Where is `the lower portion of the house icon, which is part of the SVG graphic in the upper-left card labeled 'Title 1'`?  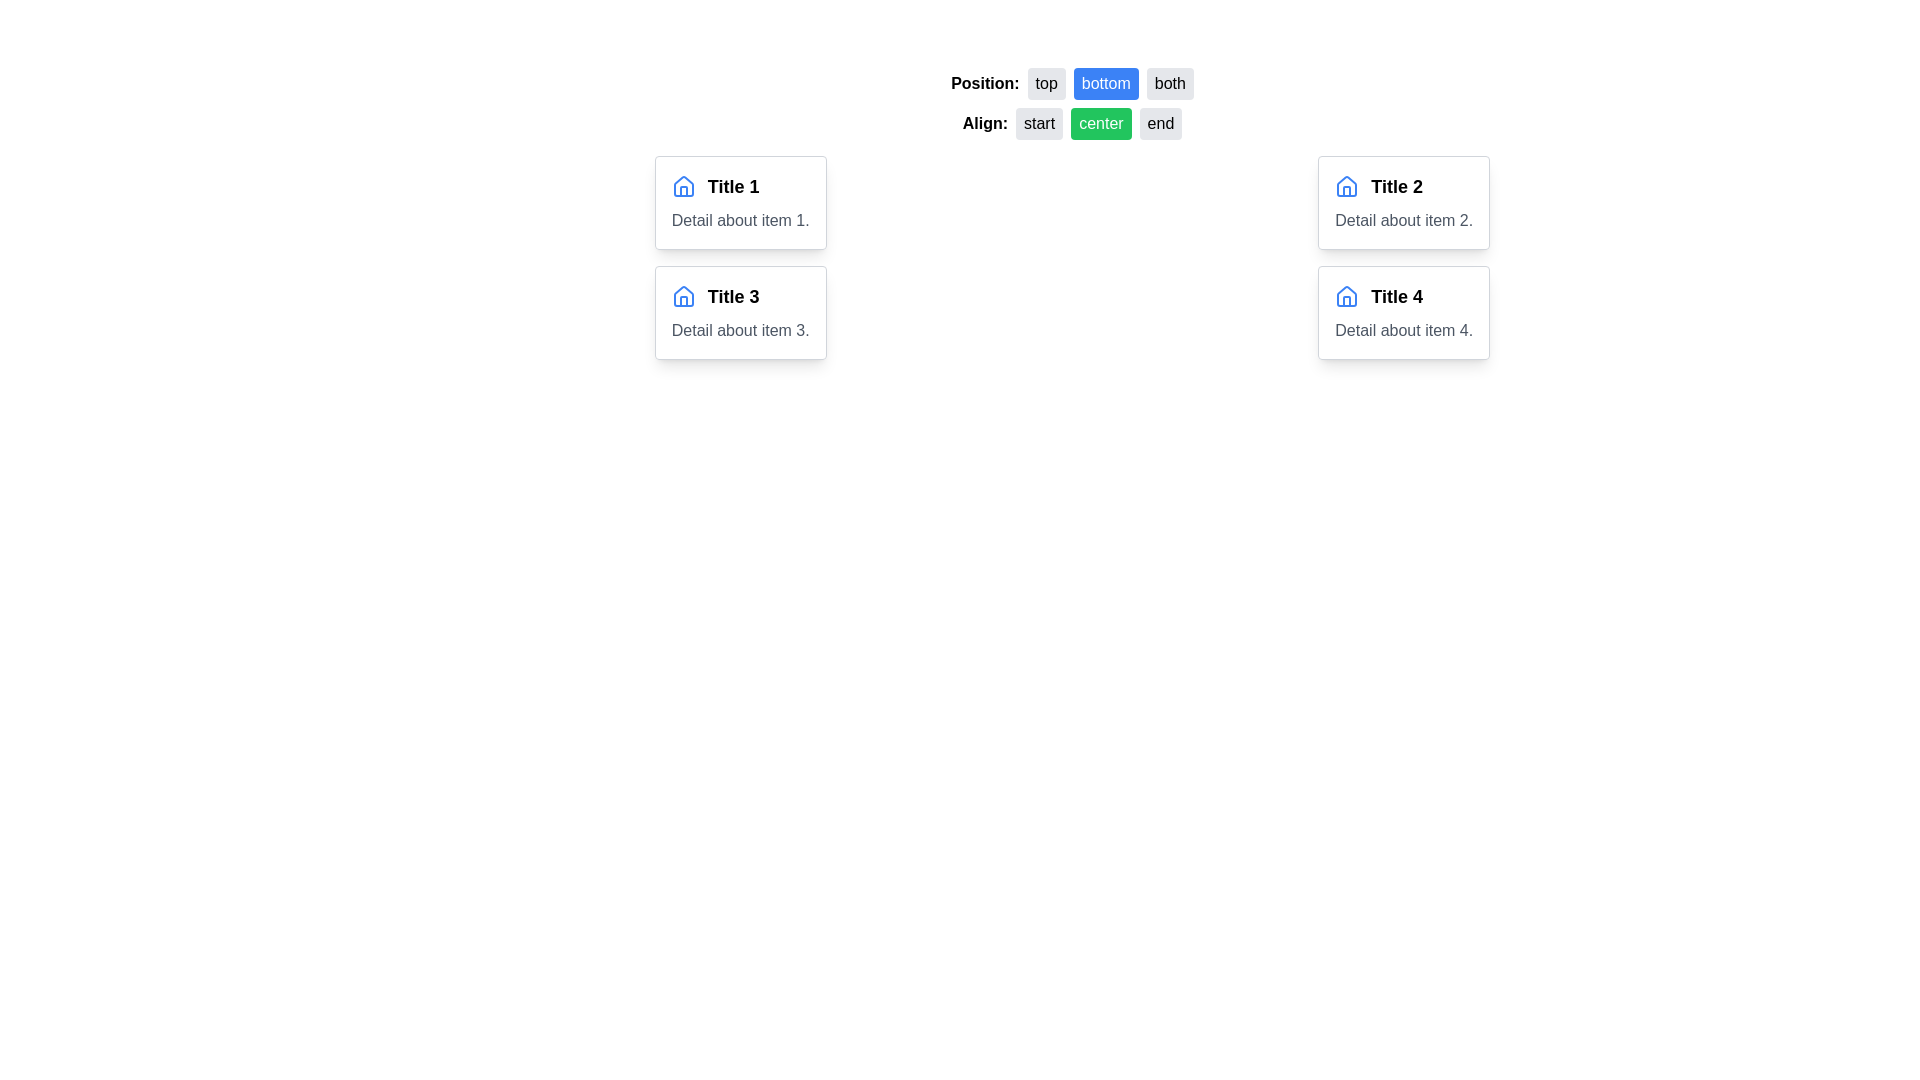
the lower portion of the house icon, which is part of the SVG graphic in the upper-left card labeled 'Title 1' is located at coordinates (1347, 301).